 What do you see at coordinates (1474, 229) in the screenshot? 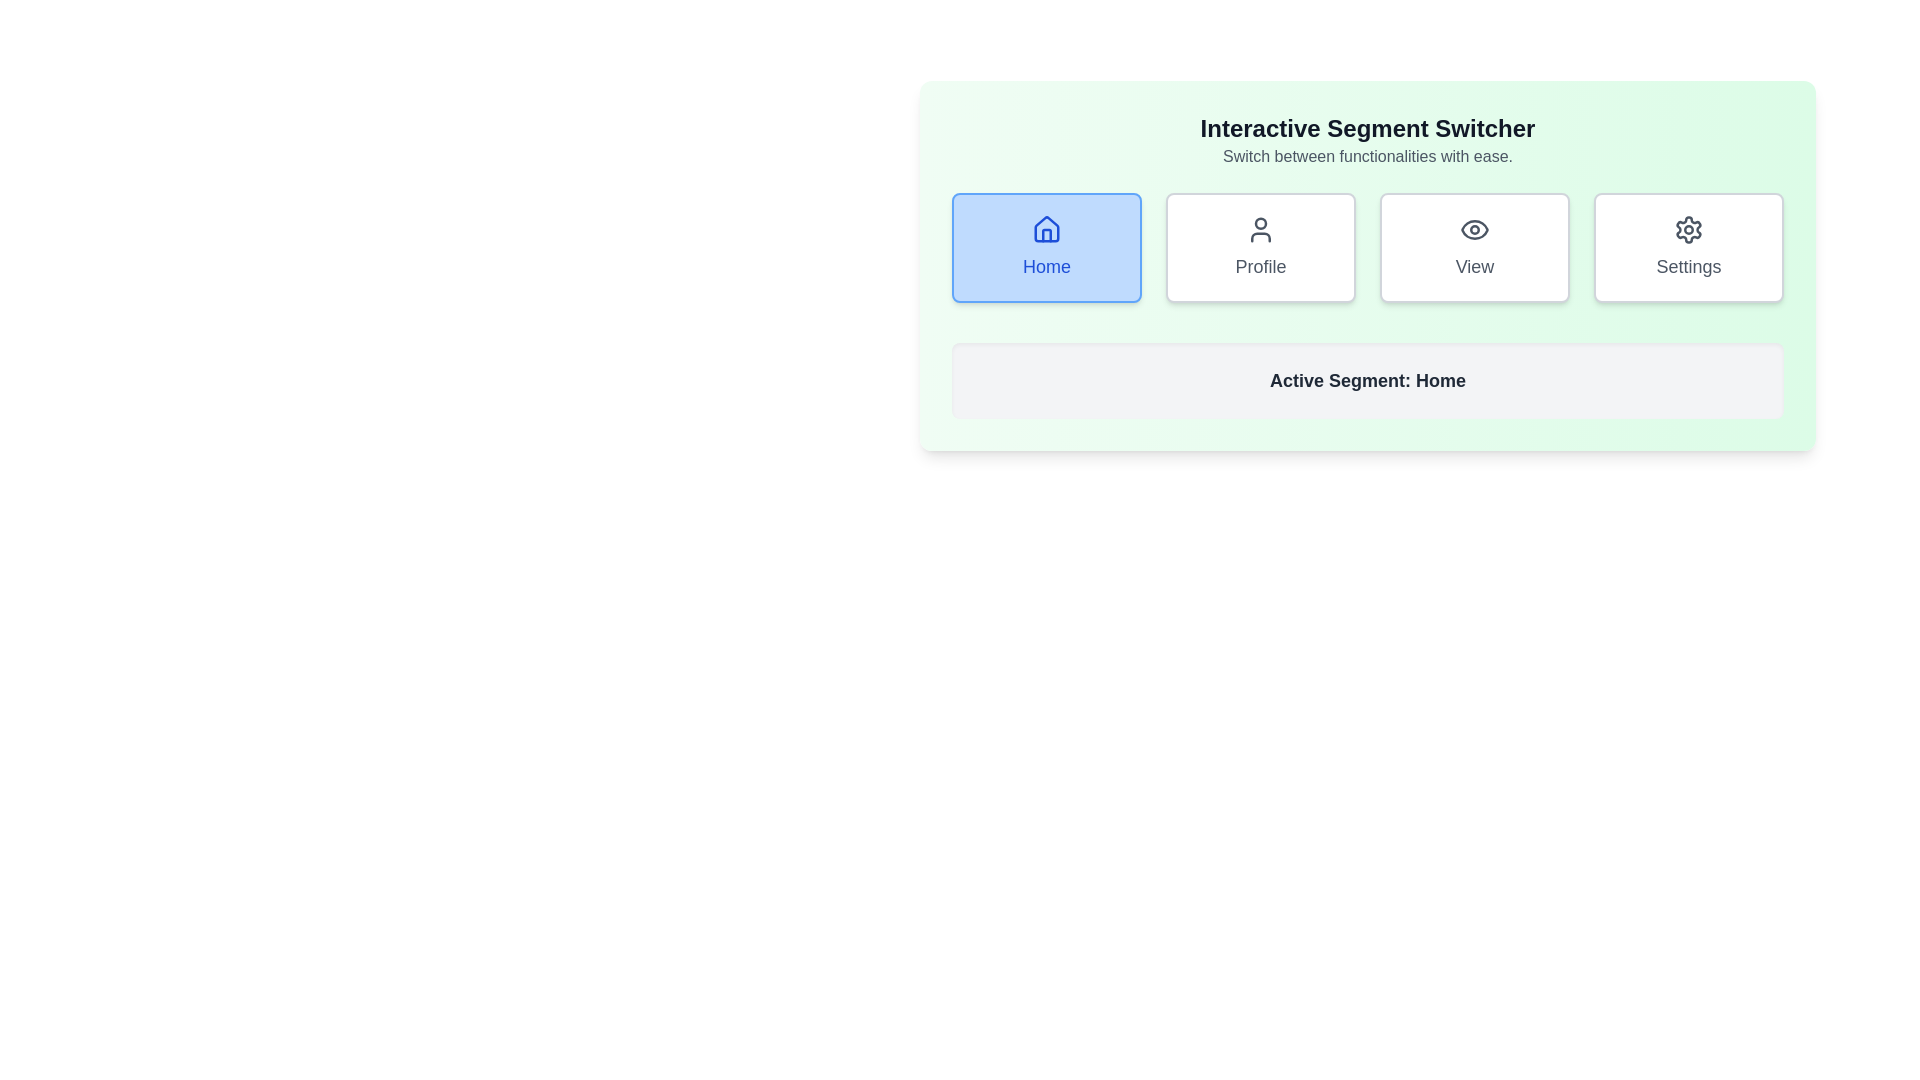
I see `the 'View' icon, which is the third button in a horizontal group of four buttons` at bounding box center [1474, 229].